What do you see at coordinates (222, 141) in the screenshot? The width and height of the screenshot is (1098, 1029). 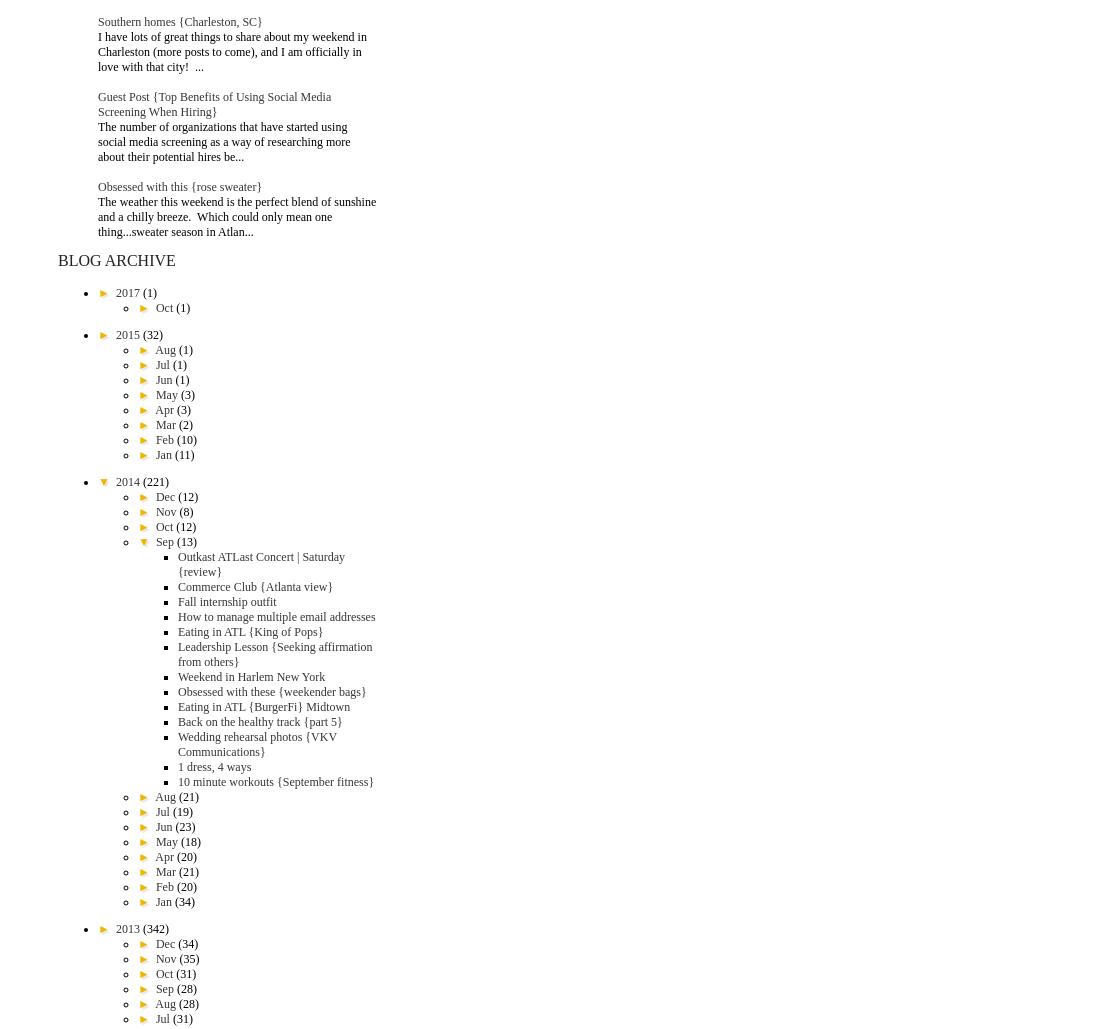 I see `'The number of organizations that have started using social media screening  as a way of researching more about their potential hires be...'` at bounding box center [222, 141].